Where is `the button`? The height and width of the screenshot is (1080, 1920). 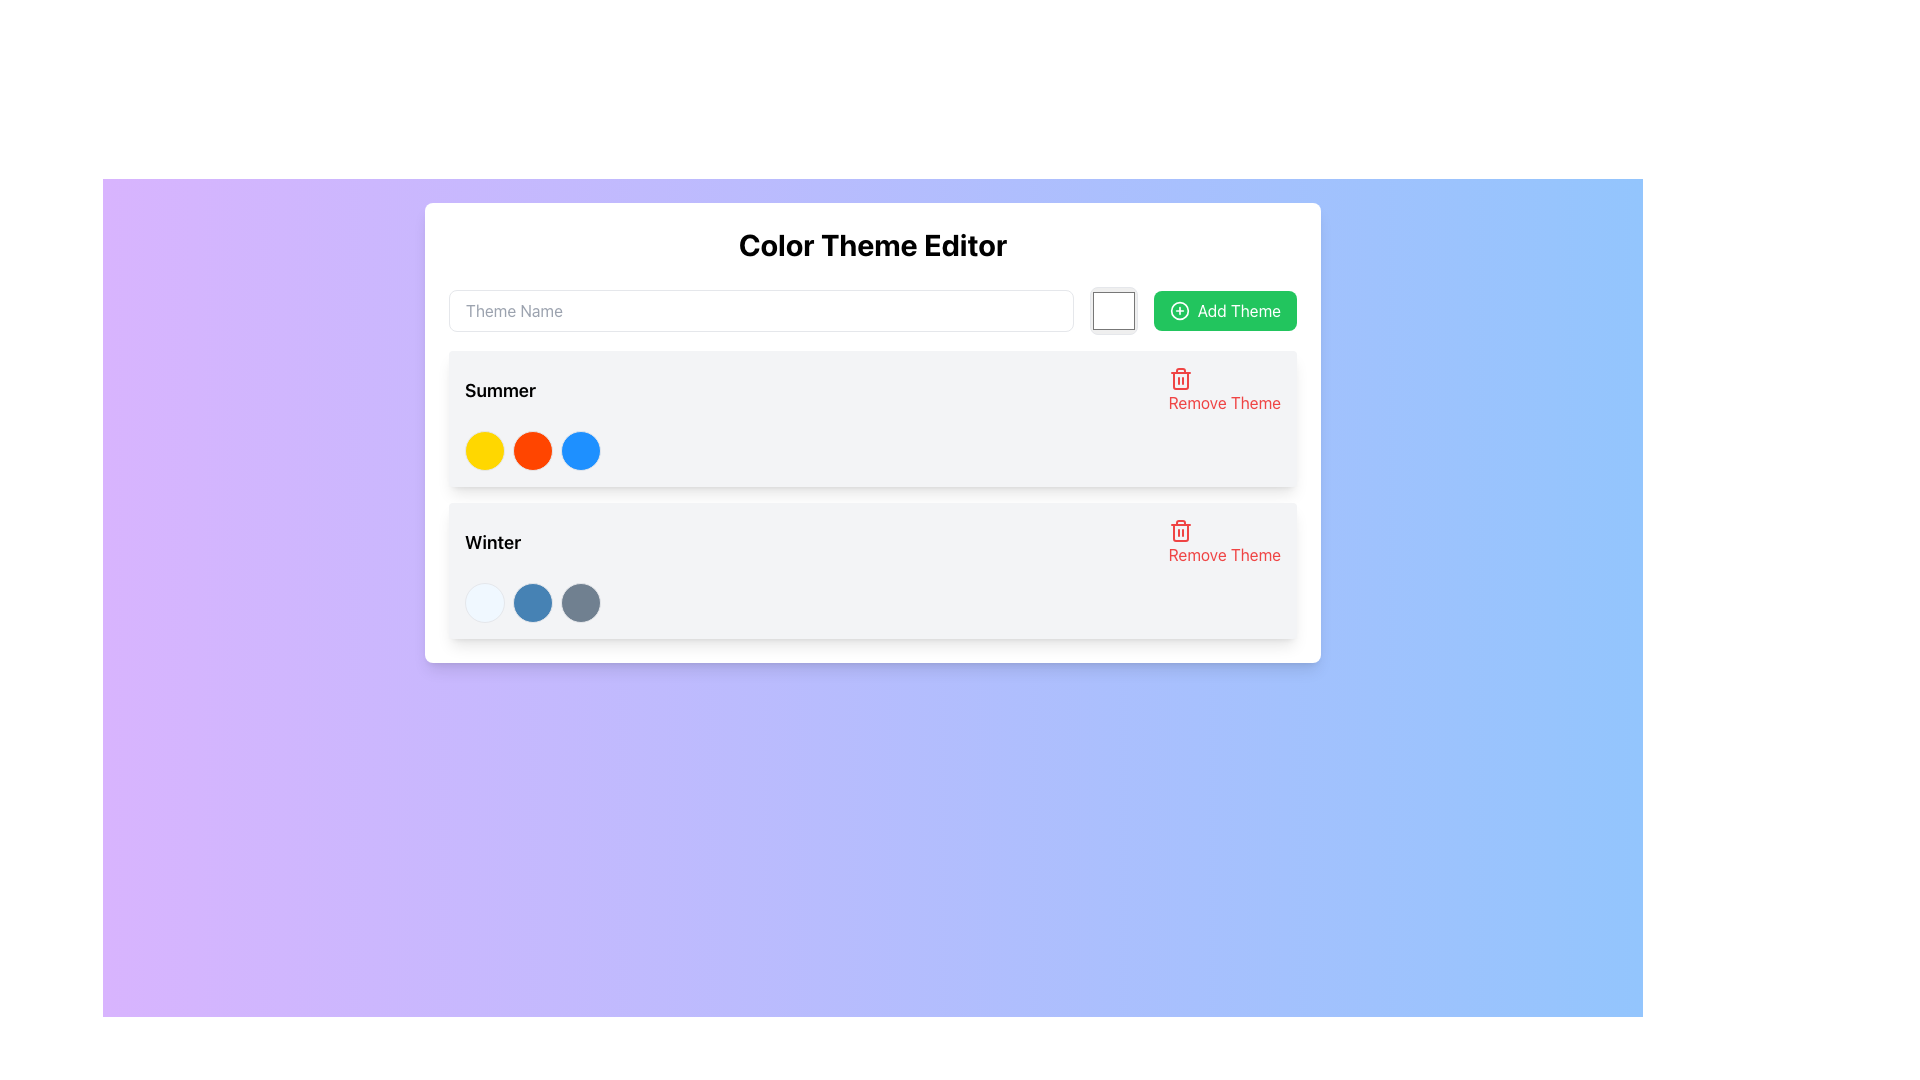
the button is located at coordinates (1223, 543).